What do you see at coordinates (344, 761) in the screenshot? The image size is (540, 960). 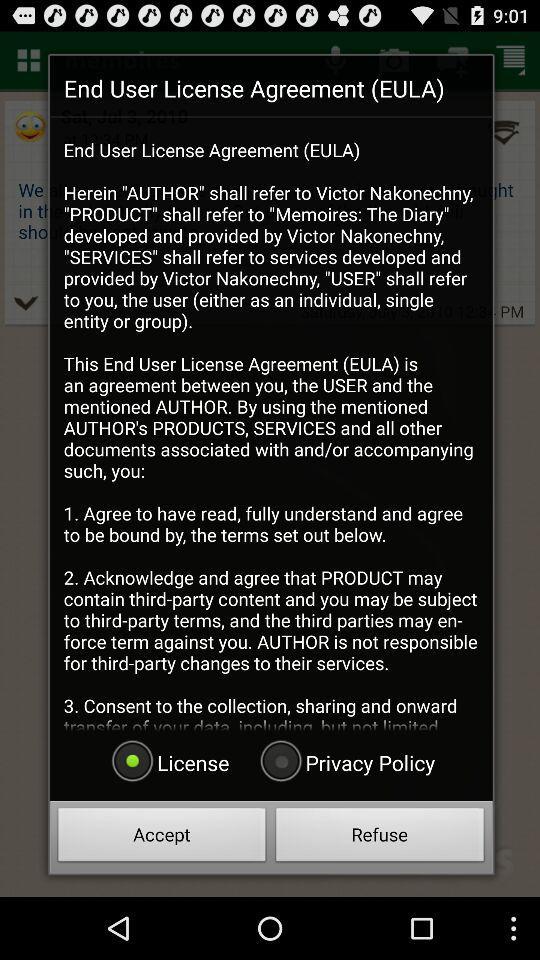 I see `privacy policy icon` at bounding box center [344, 761].